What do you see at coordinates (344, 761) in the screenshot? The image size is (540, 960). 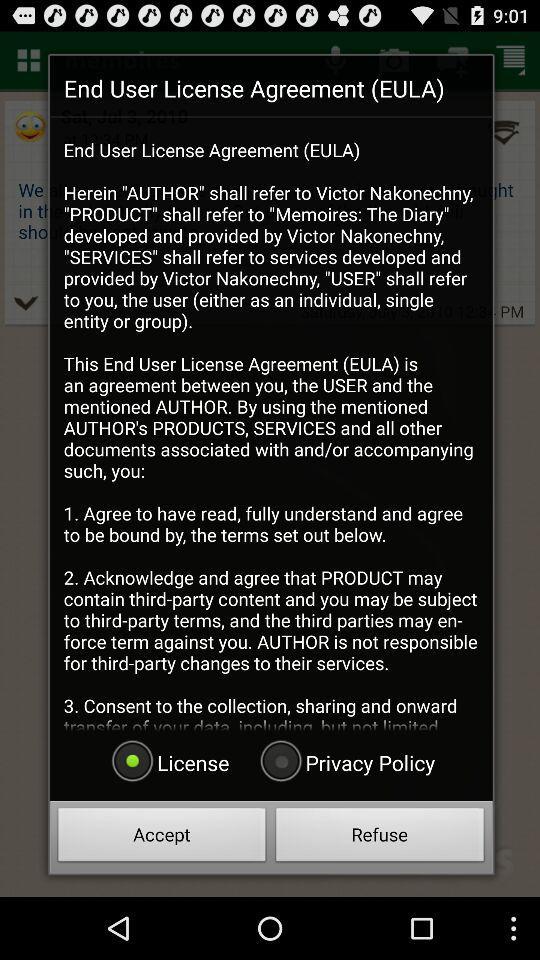 I see `privacy policy icon` at bounding box center [344, 761].